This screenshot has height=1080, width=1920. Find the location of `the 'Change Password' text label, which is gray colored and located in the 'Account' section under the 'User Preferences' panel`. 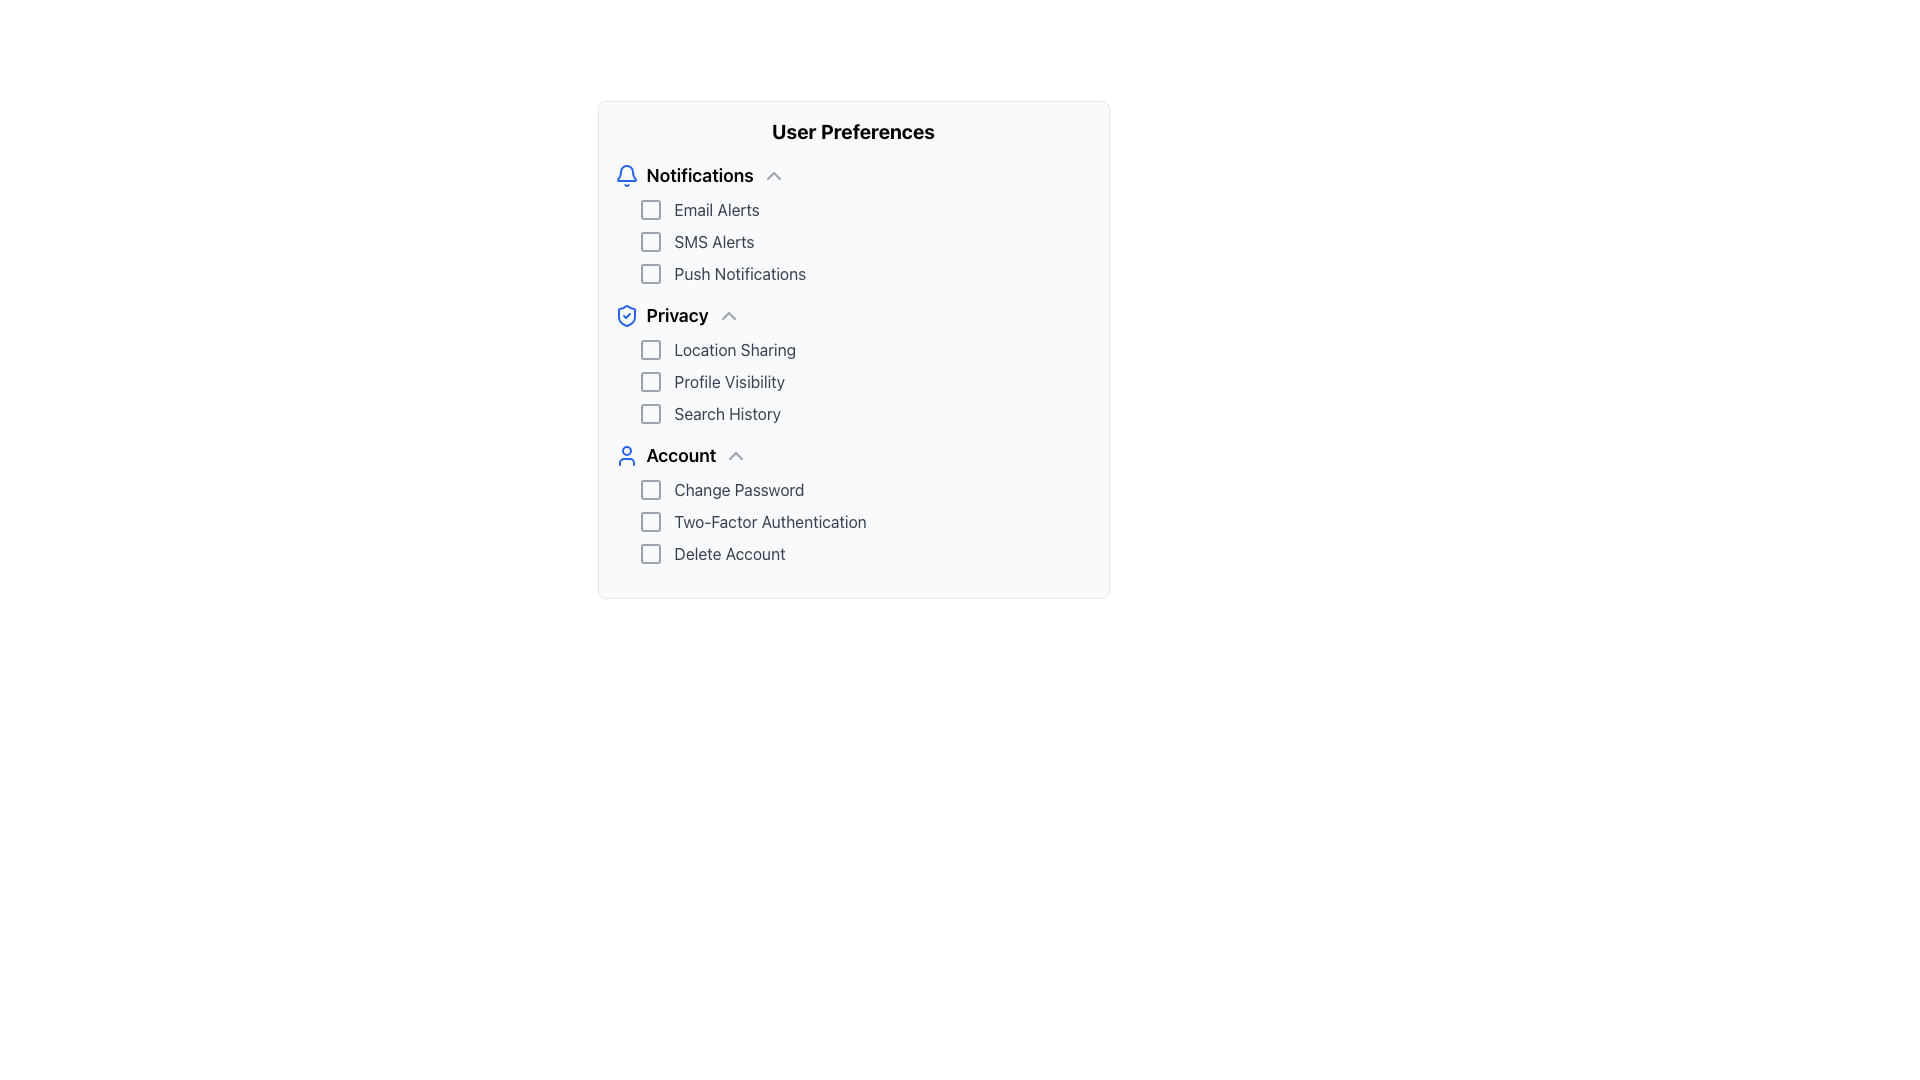

the 'Change Password' text label, which is gray colored and located in the 'Account' section under the 'User Preferences' panel is located at coordinates (738, 489).